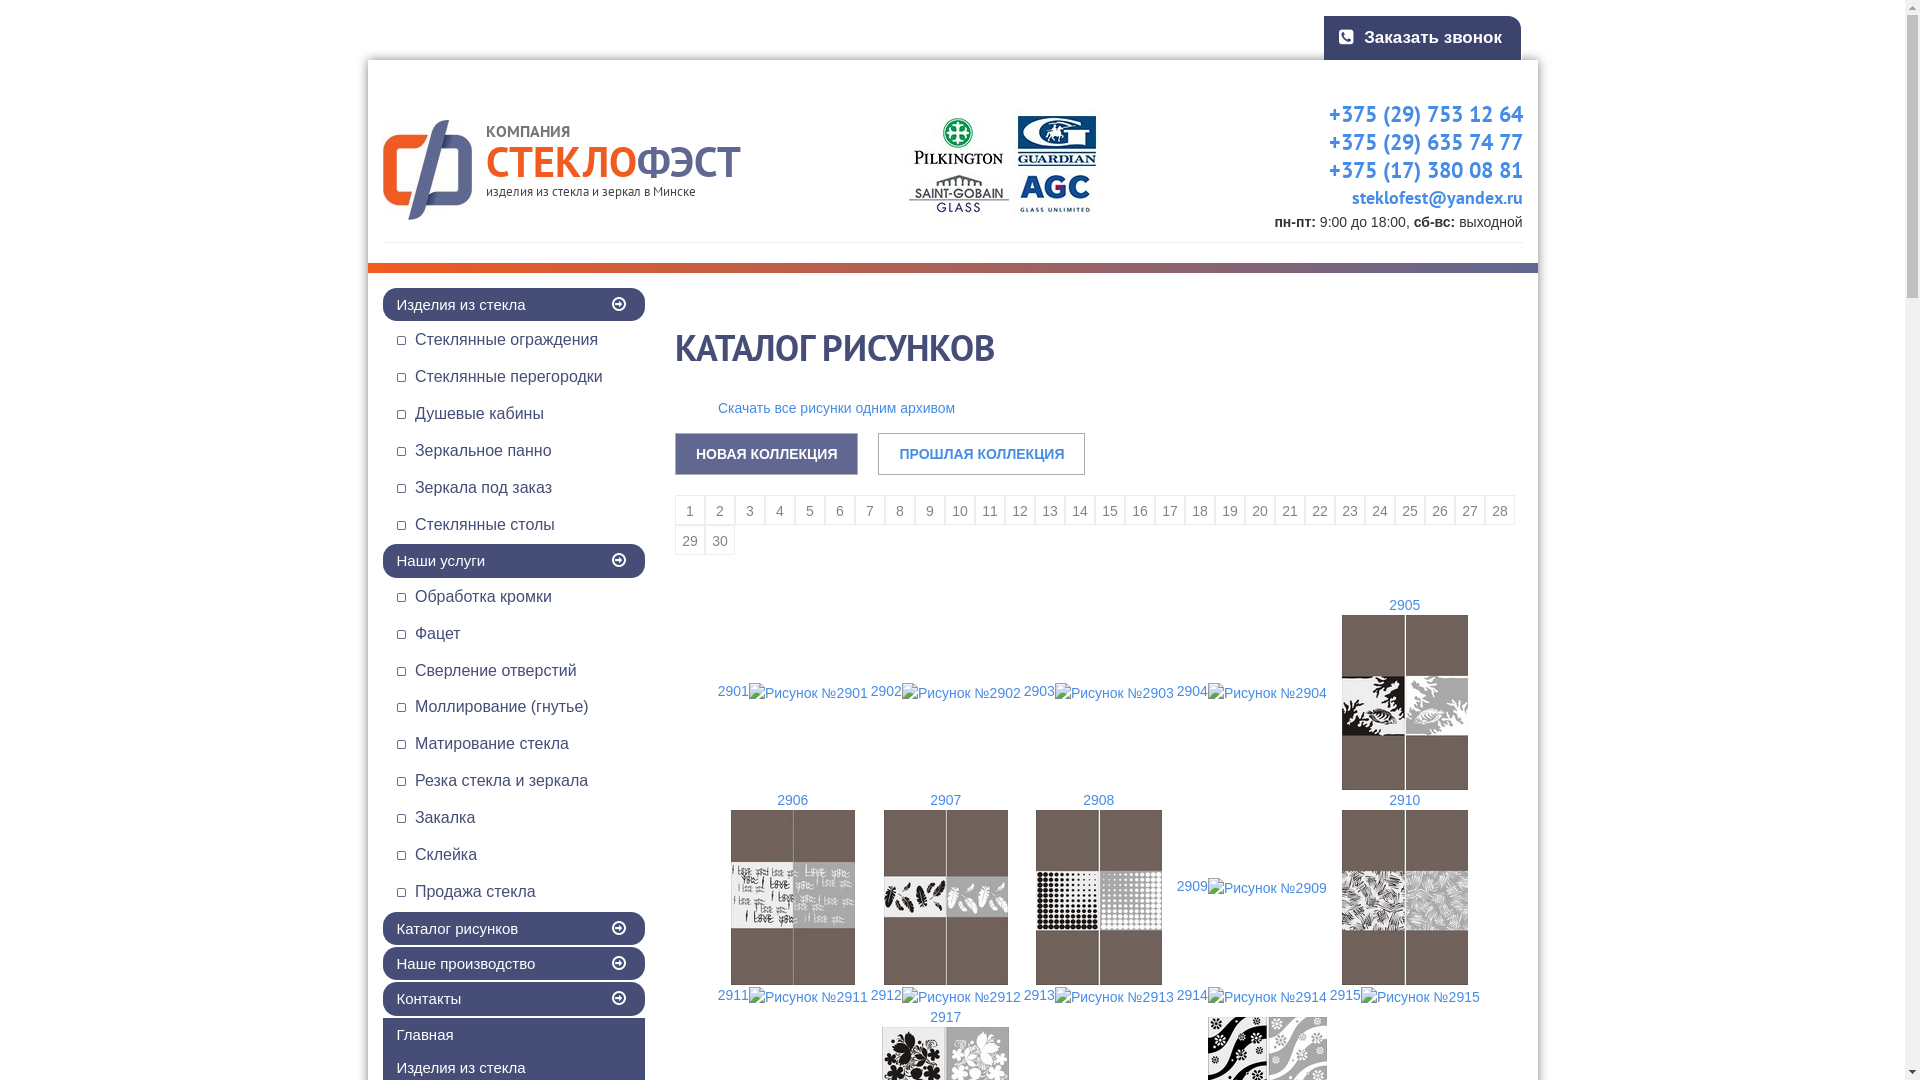 The width and height of the screenshot is (1920, 1080). What do you see at coordinates (1407, 141) in the screenshot?
I see `'+375 (29) 635 74 77'` at bounding box center [1407, 141].